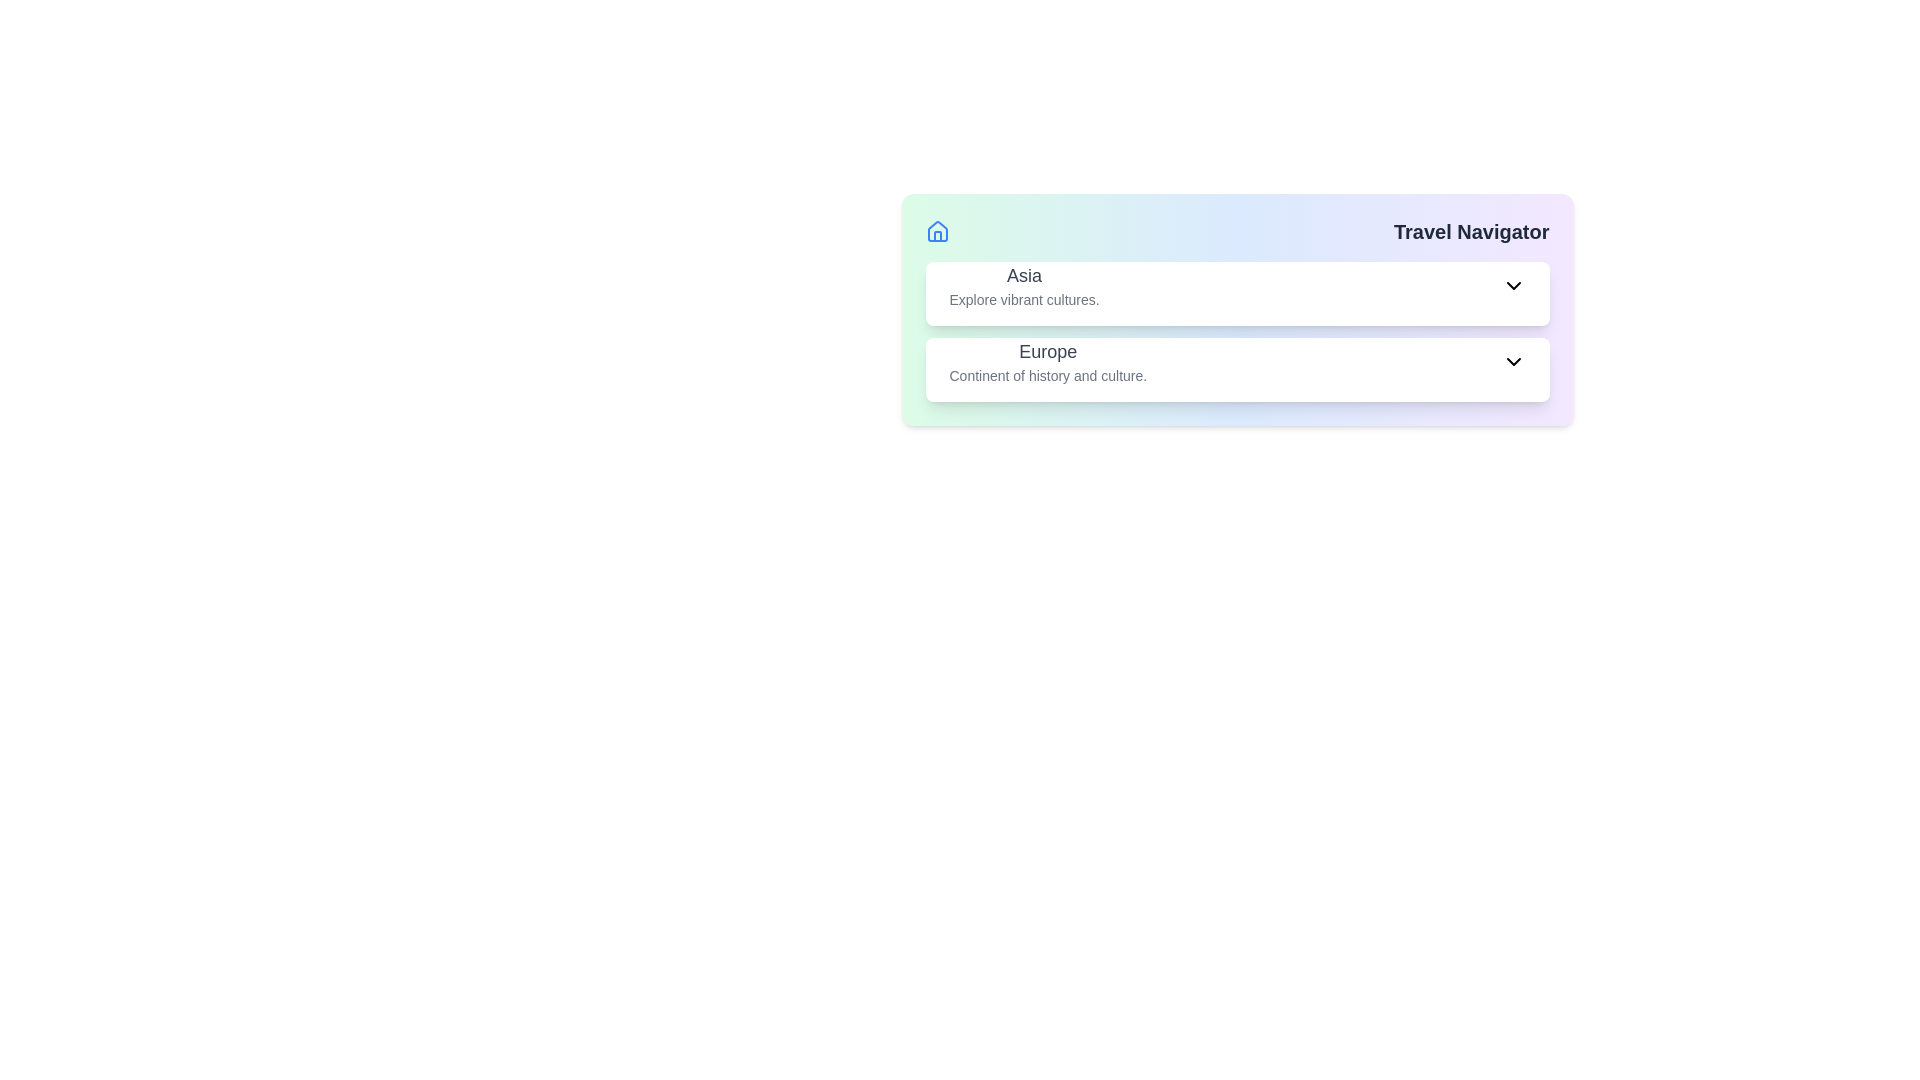  I want to click on the descriptive text beneath the title 'Asia' to associate this information with the title above, so click(1024, 300).